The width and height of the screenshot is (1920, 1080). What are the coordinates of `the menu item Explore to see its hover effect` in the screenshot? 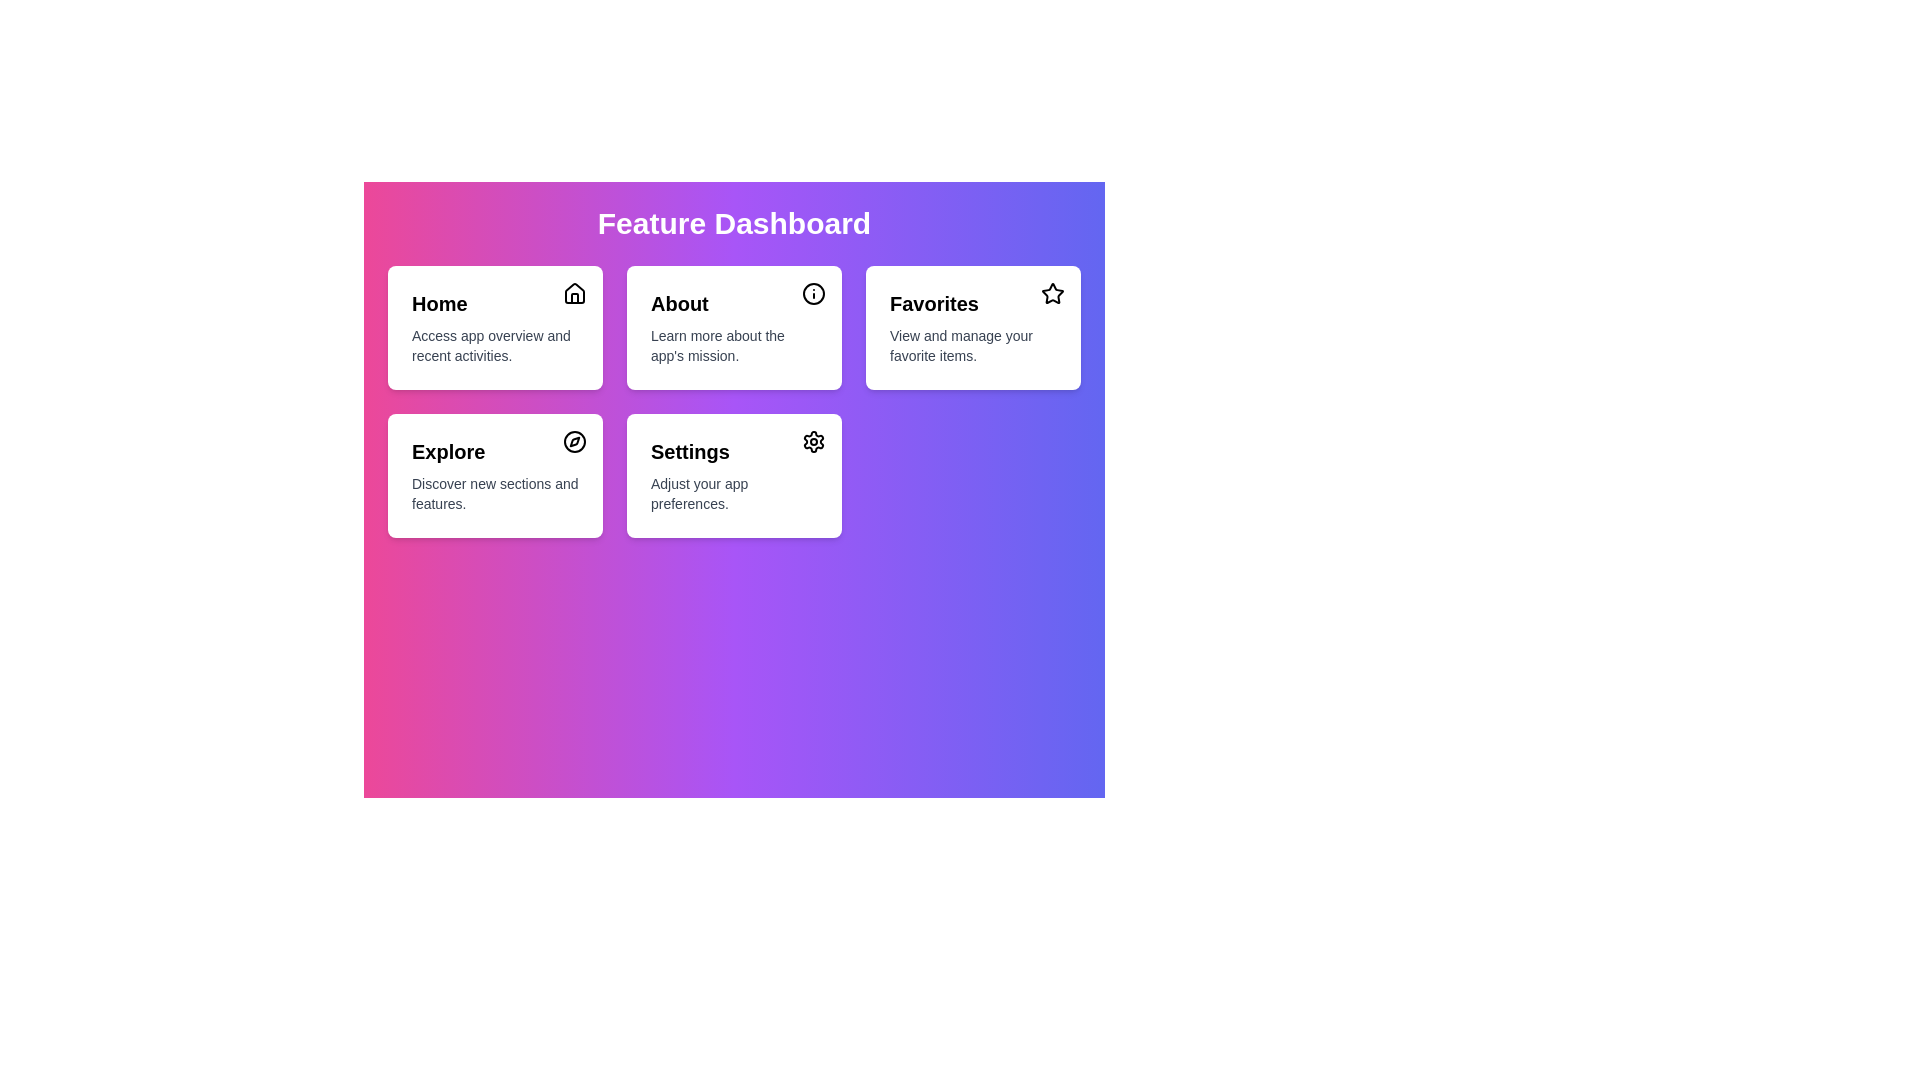 It's located at (495, 475).